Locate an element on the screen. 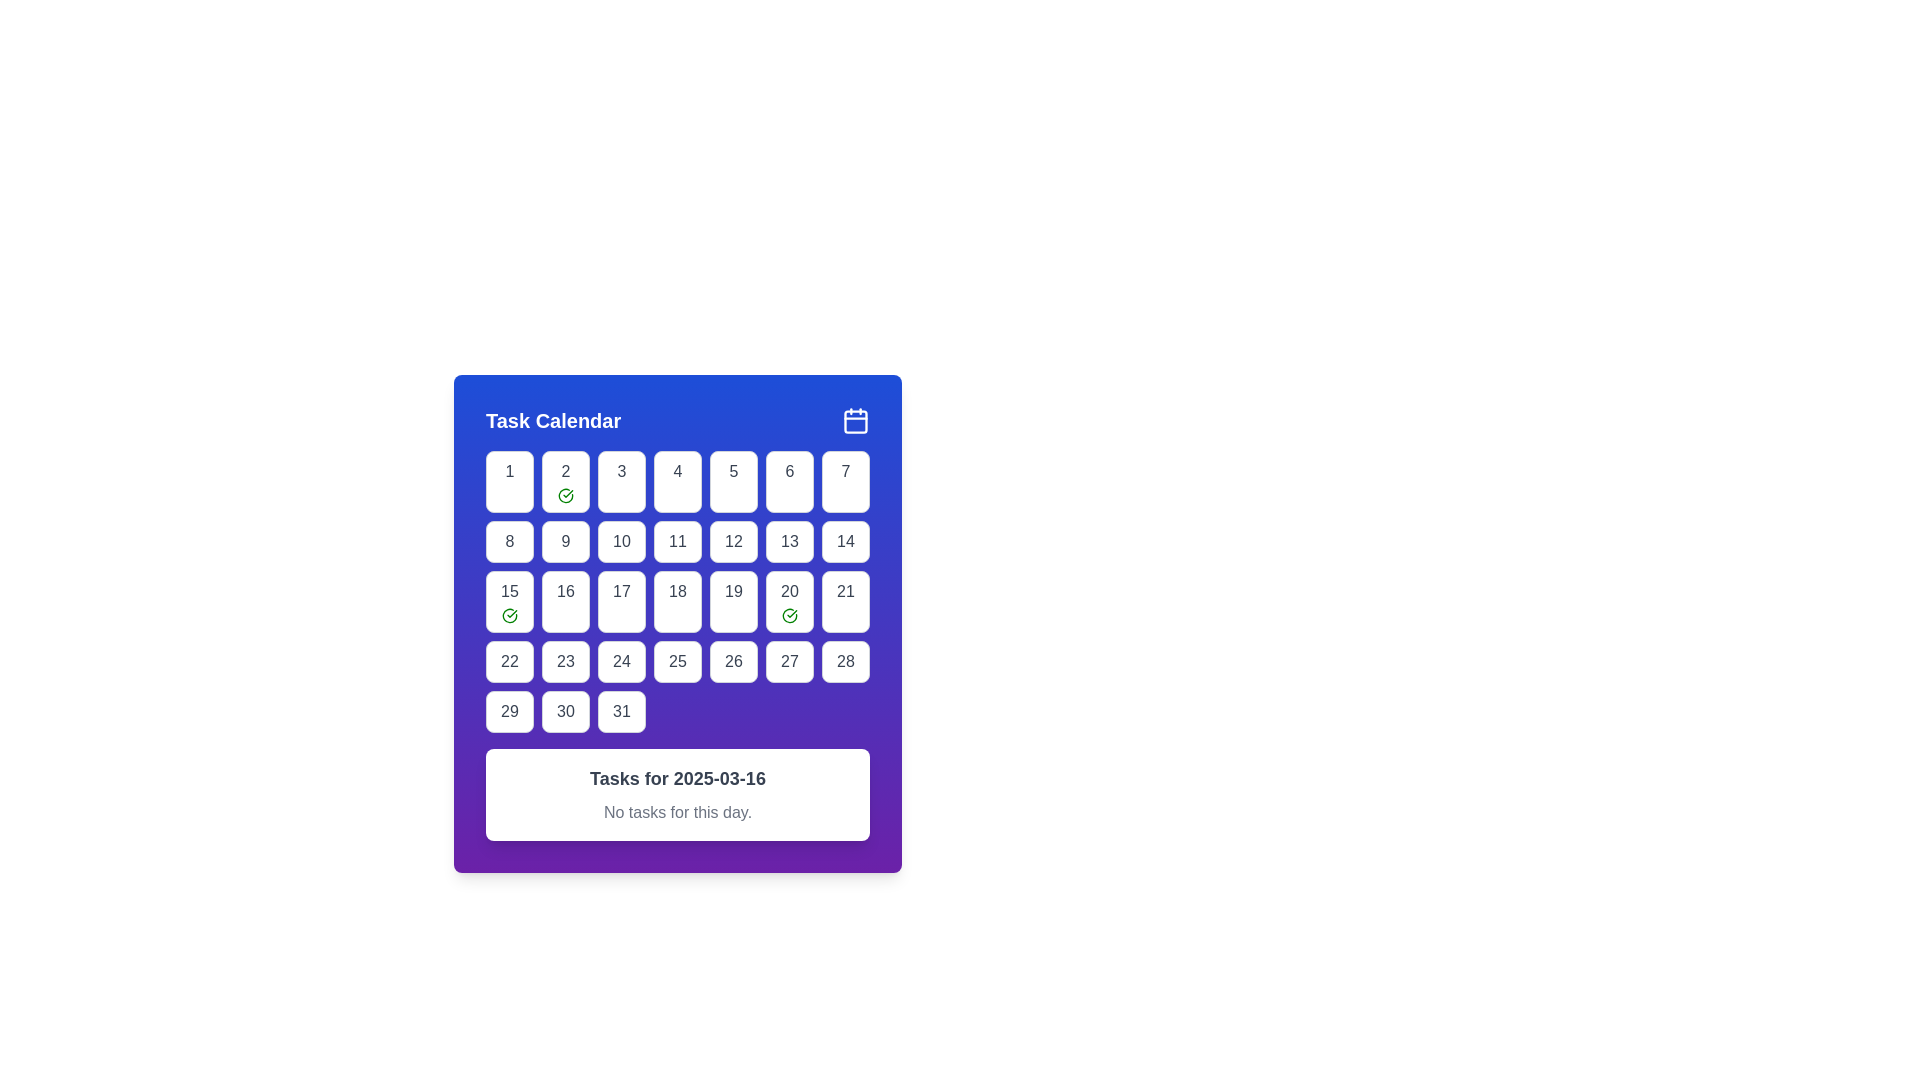 The height and width of the screenshot is (1080, 1920). the calendar icon located in the top-right corner of the 'Task Calendar' card is located at coordinates (855, 419).